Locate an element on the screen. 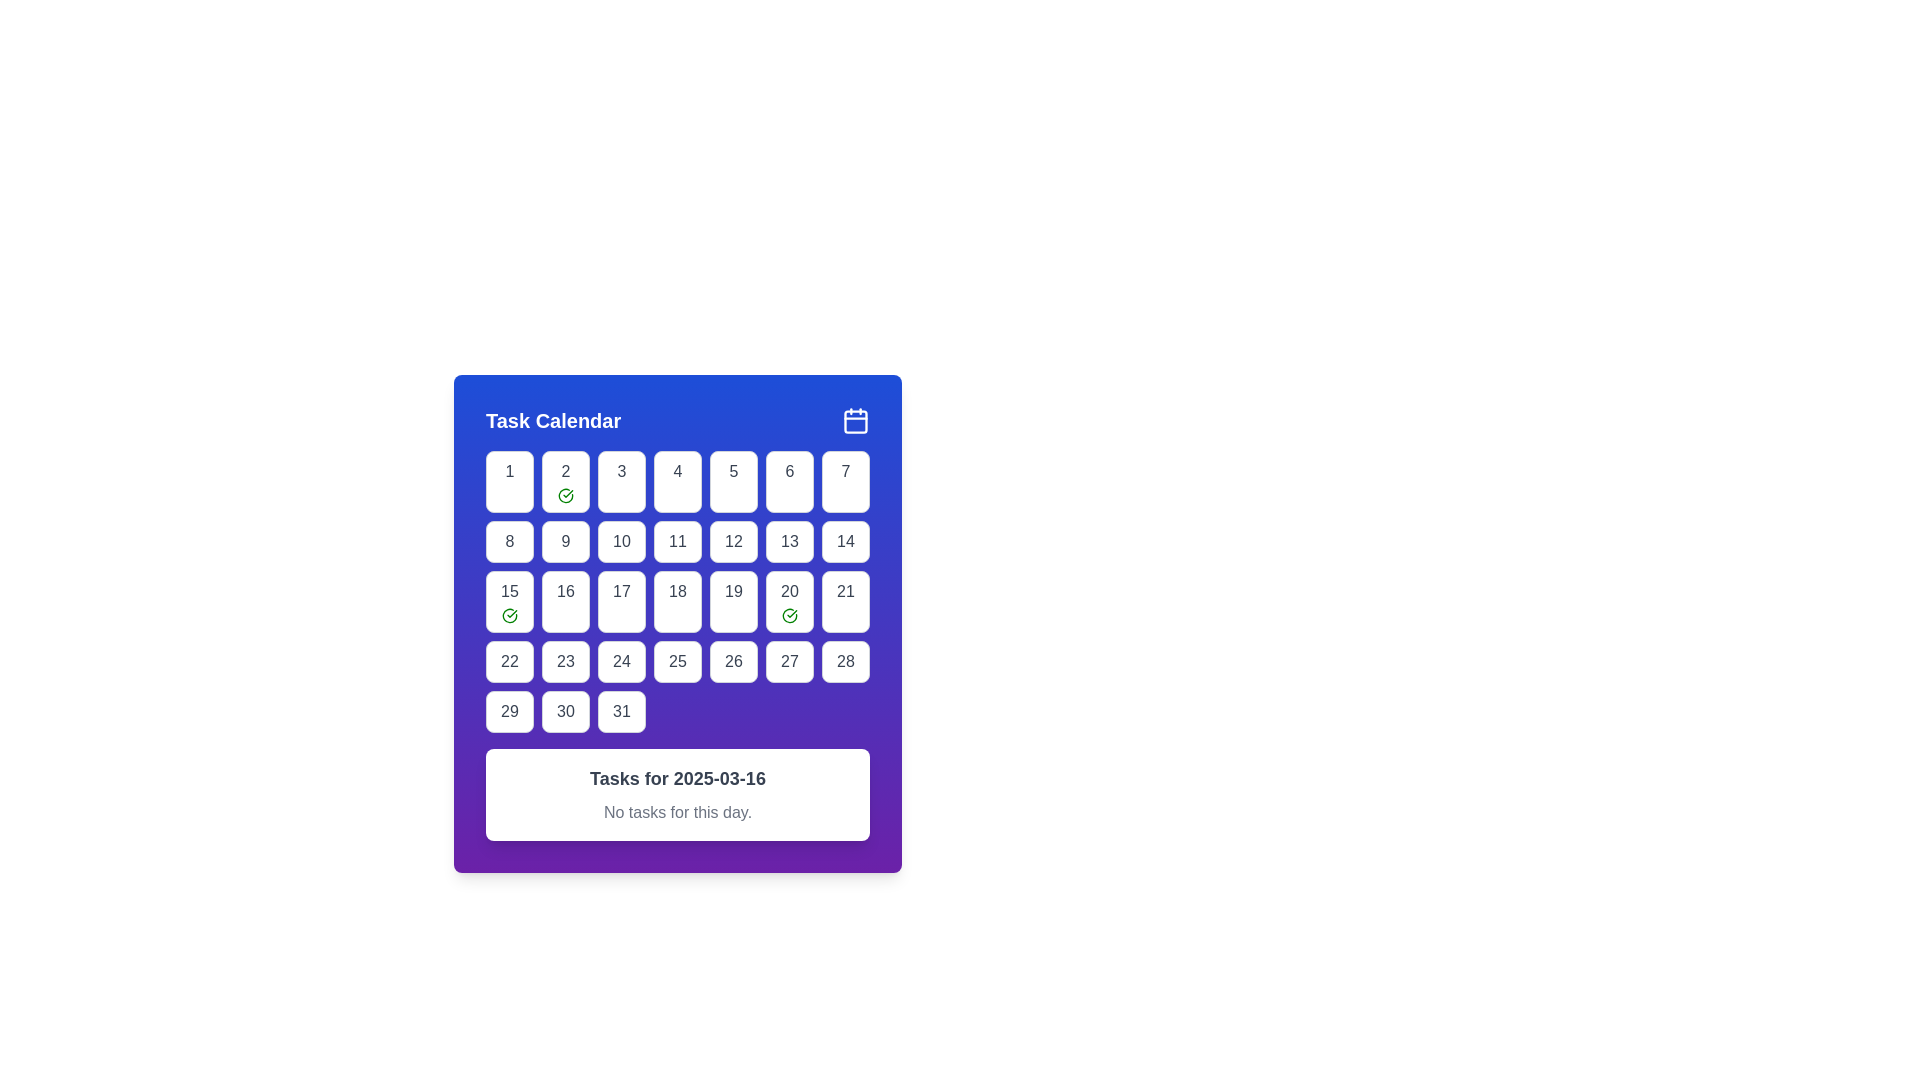 The height and width of the screenshot is (1080, 1920). the calendar icon located in the top-right corner of the 'Task Calendar' card is located at coordinates (855, 419).